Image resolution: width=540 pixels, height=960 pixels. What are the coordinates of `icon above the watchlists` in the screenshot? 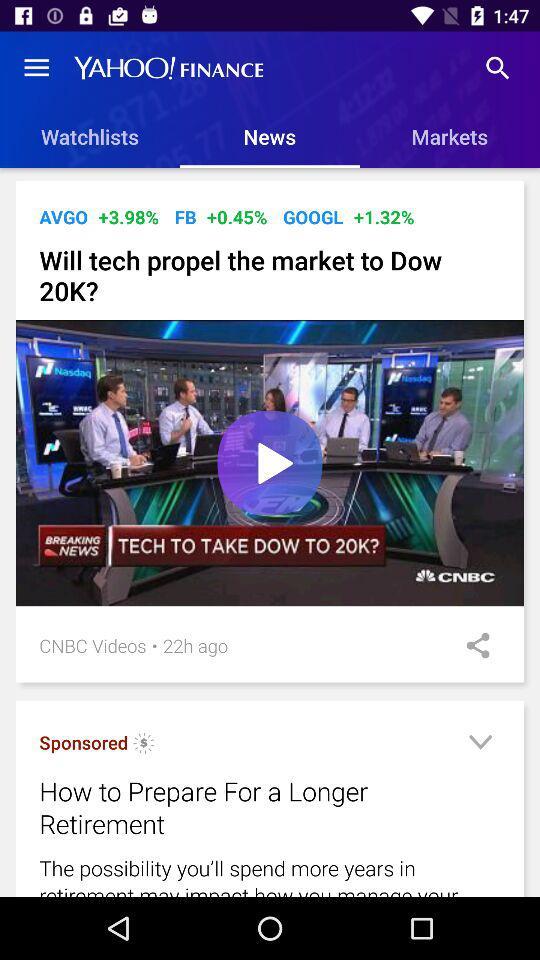 It's located at (36, 68).